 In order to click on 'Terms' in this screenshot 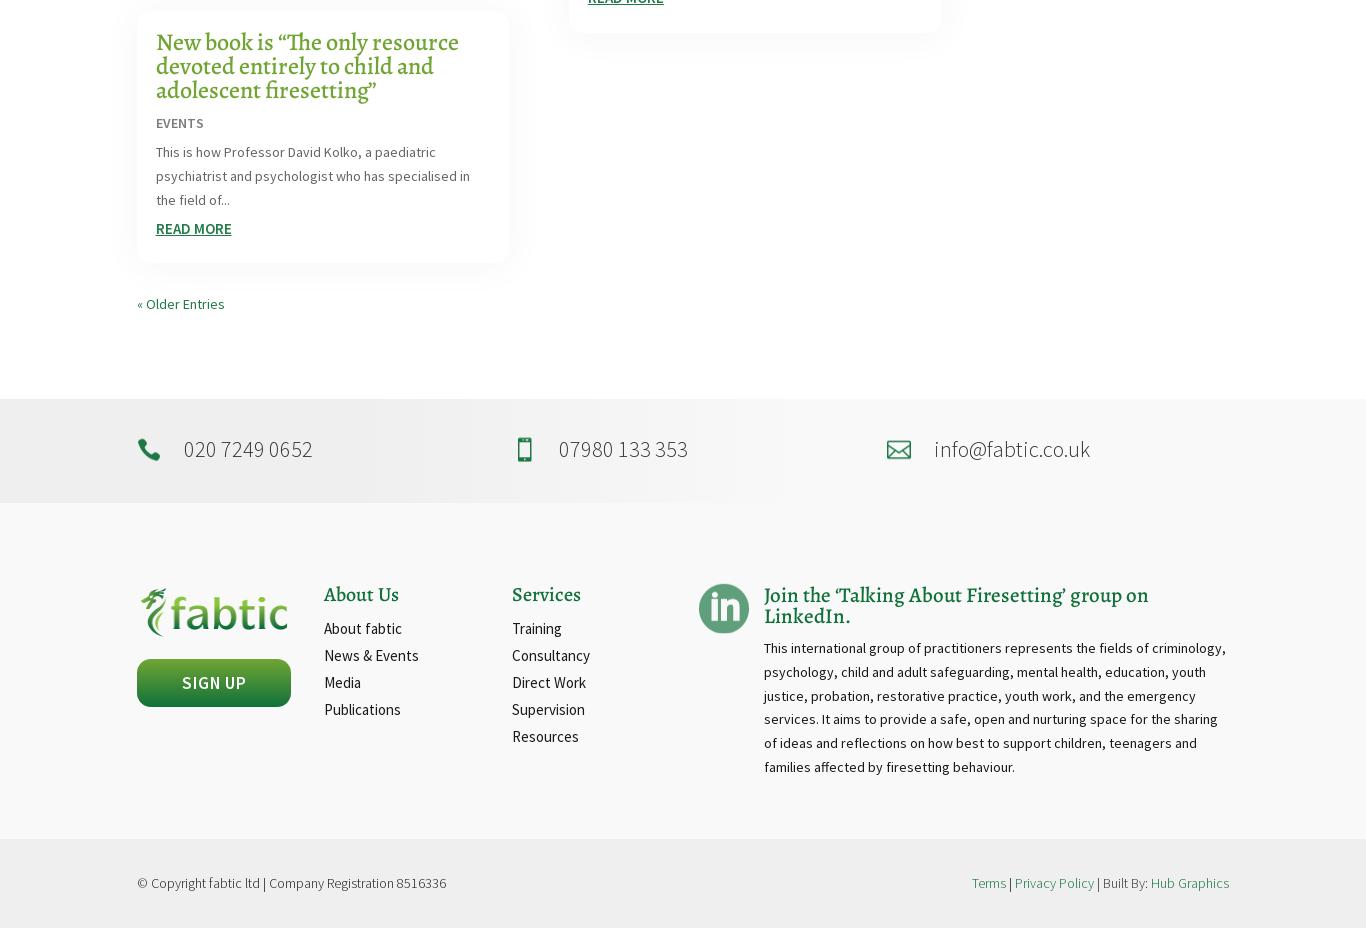, I will do `click(988, 882)`.